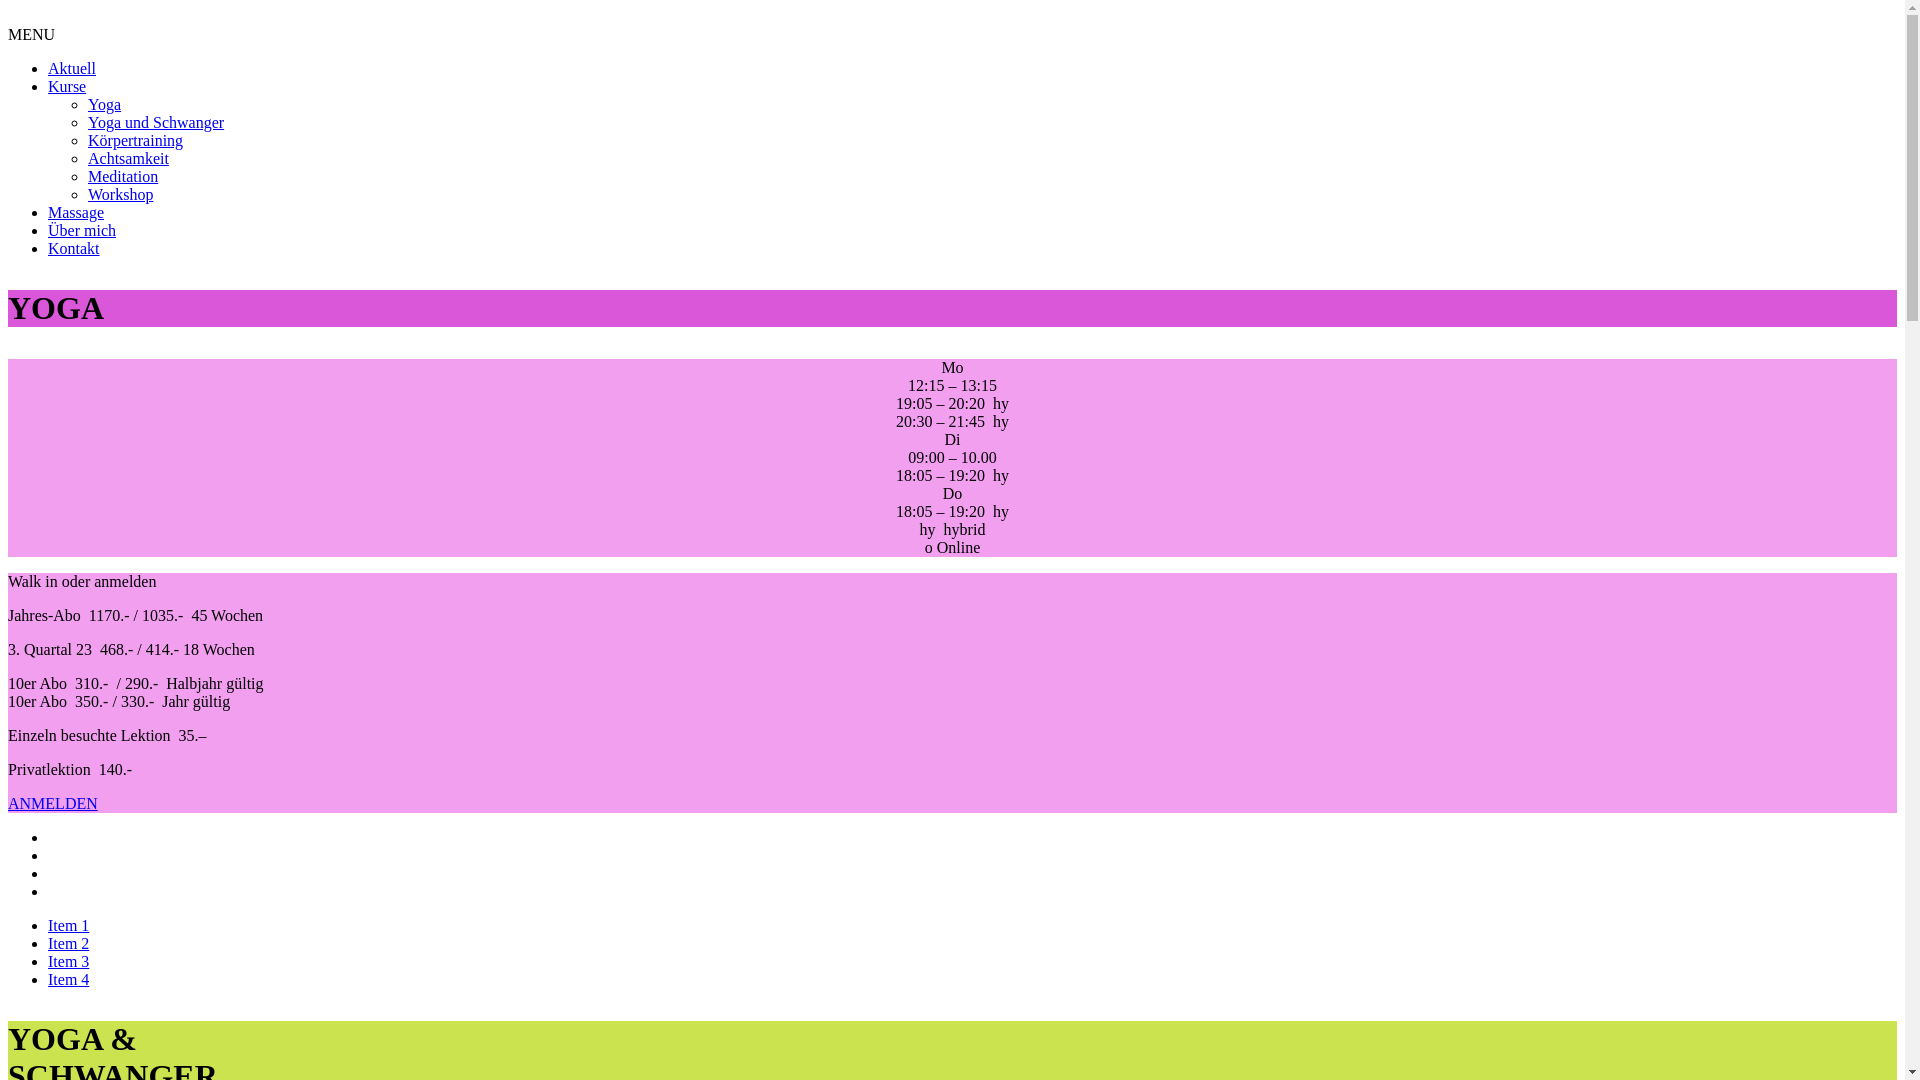 This screenshot has height=1080, width=1920. I want to click on 'Meditation', so click(122, 175).